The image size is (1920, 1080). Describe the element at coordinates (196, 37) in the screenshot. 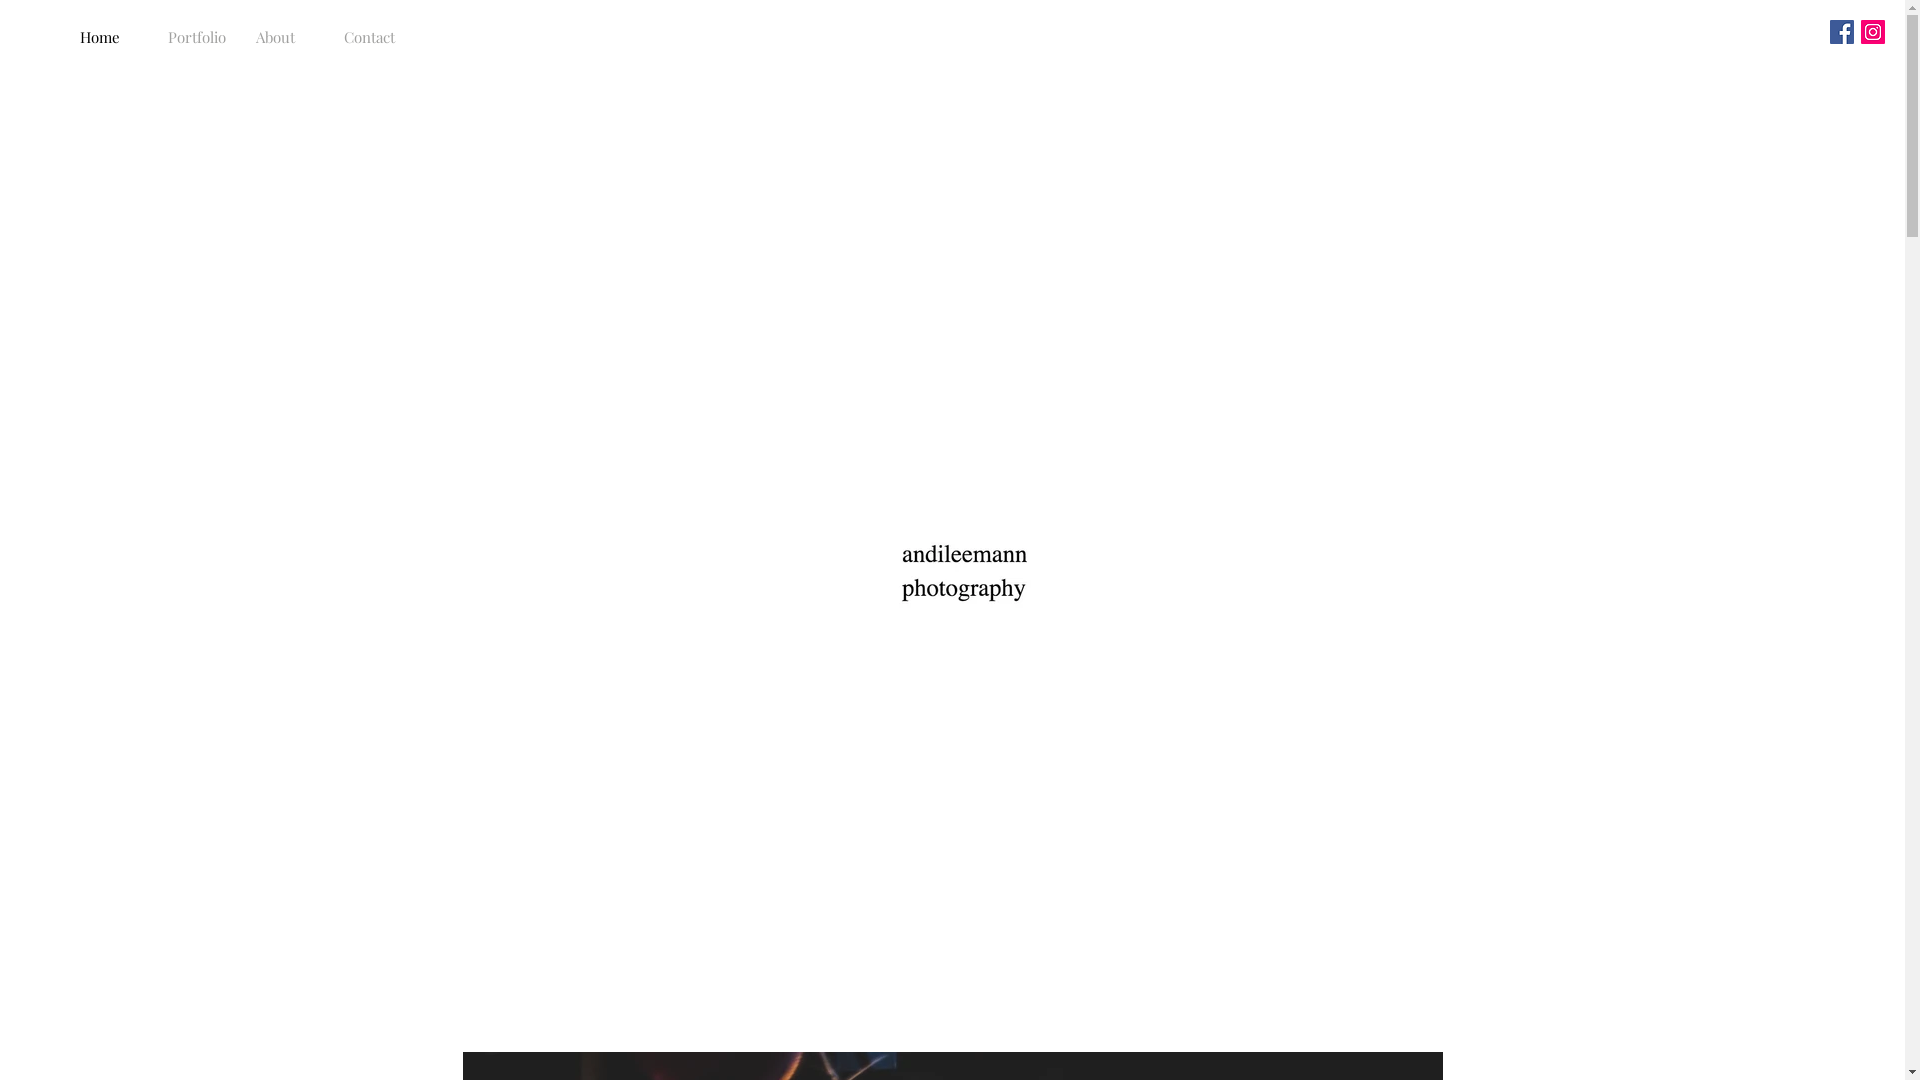

I see `'Portfolio'` at that location.